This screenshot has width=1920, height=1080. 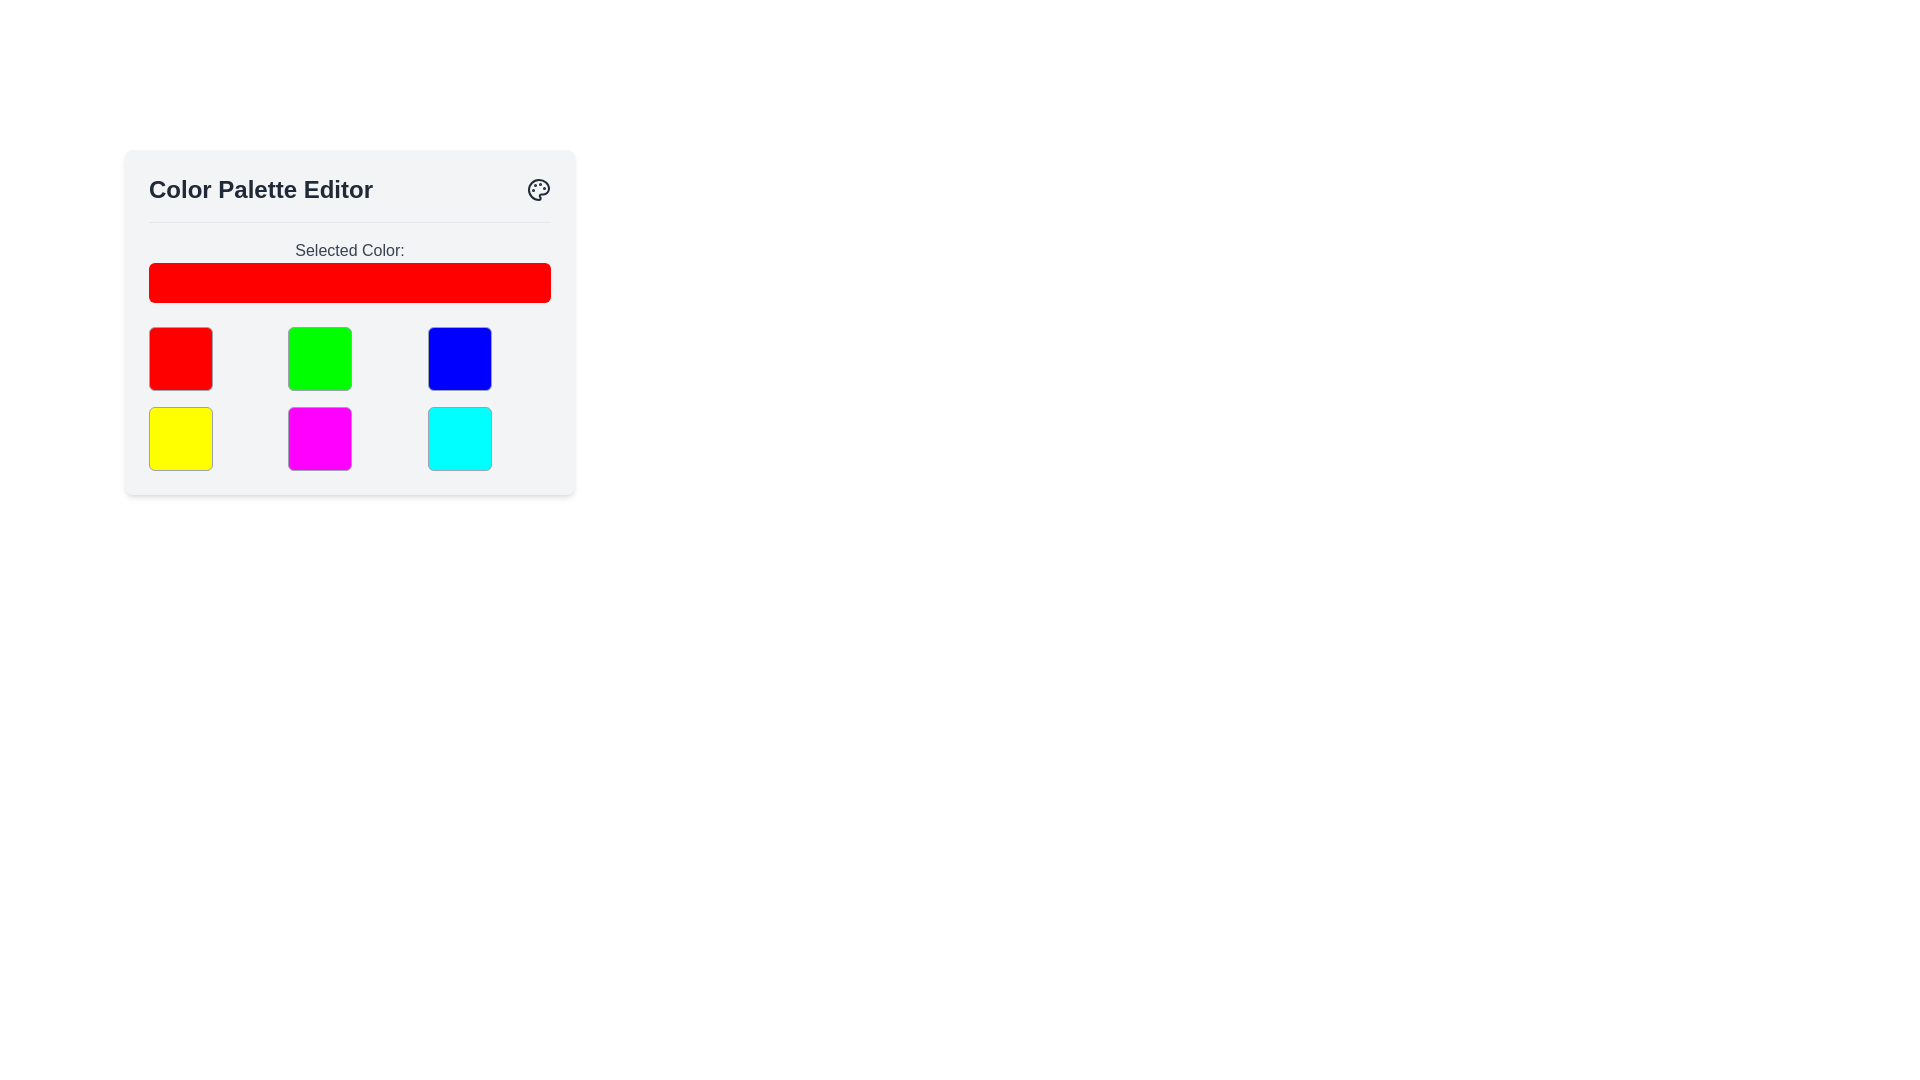 I want to click on the clickable colored block located in the first row, third position of a 3x2 grid, so click(x=458, y=357).